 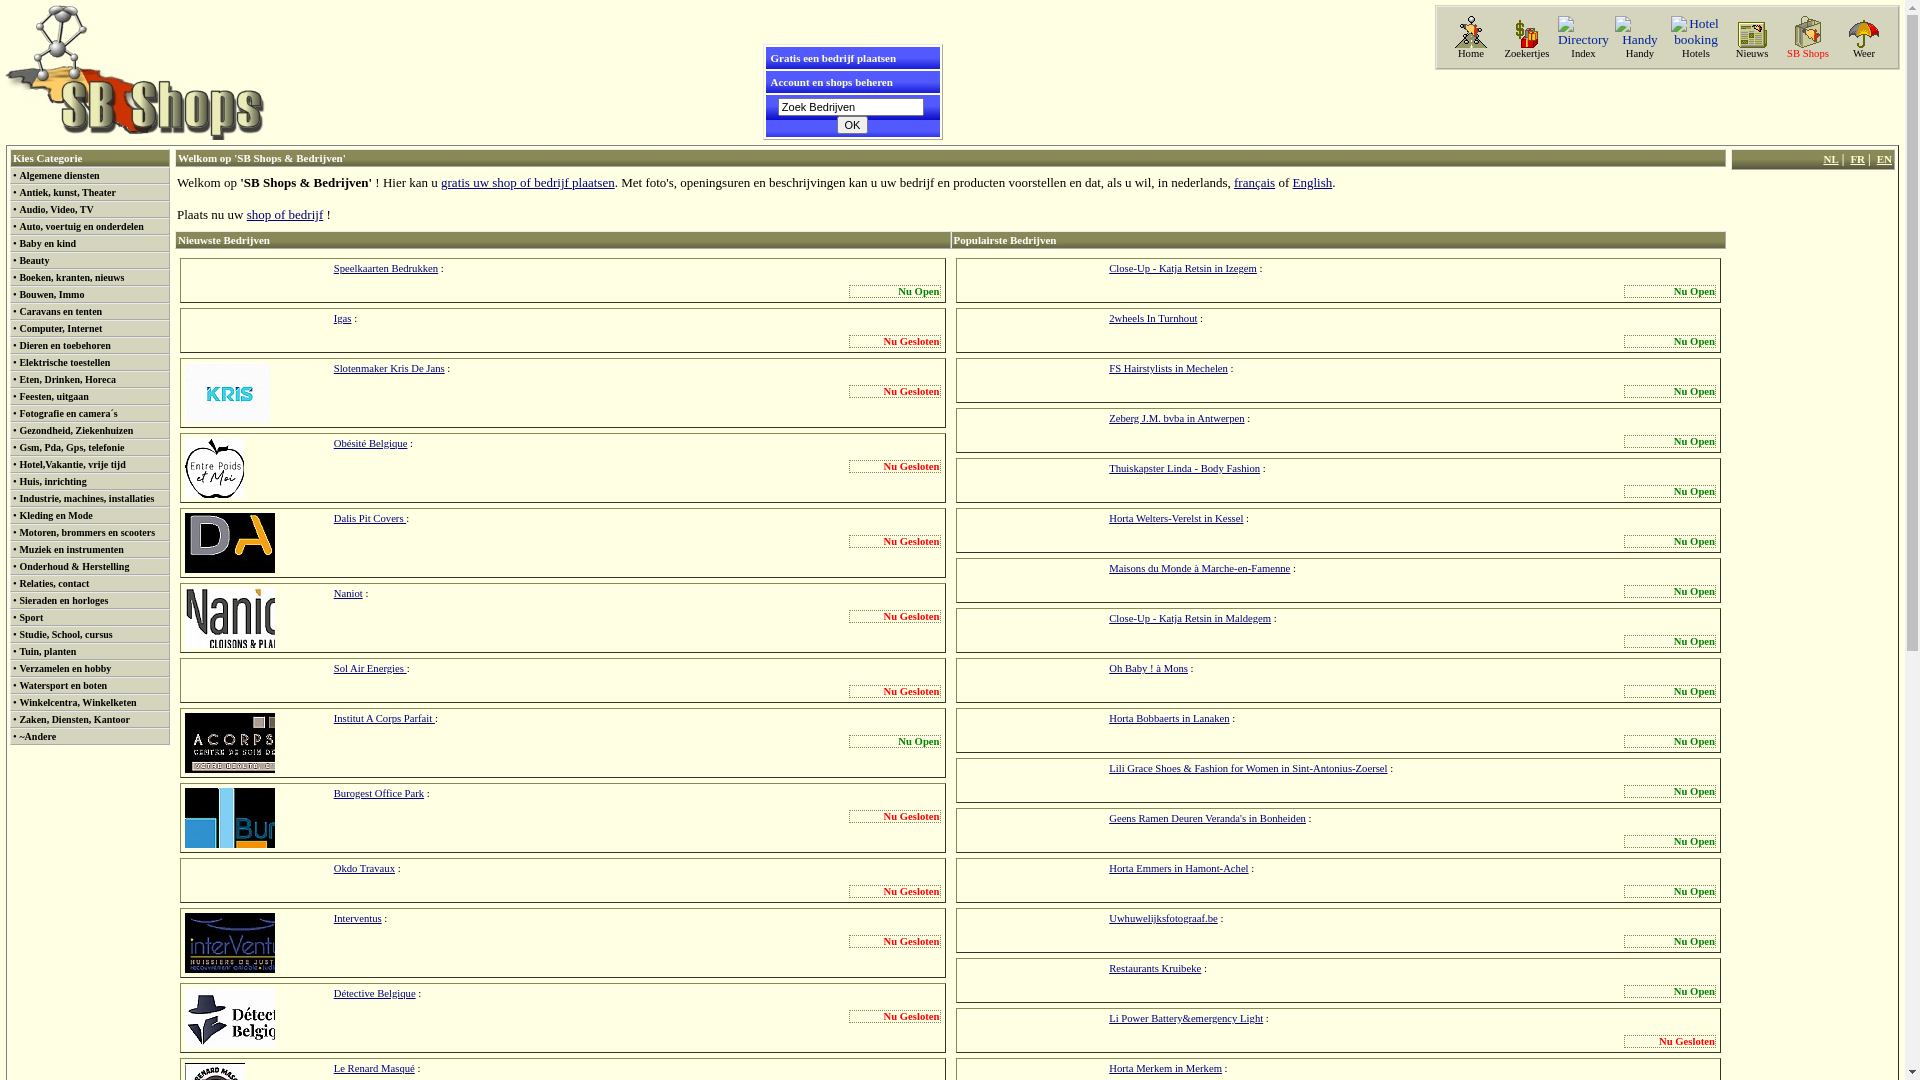 What do you see at coordinates (1808, 52) in the screenshot?
I see `'SB Shops'` at bounding box center [1808, 52].